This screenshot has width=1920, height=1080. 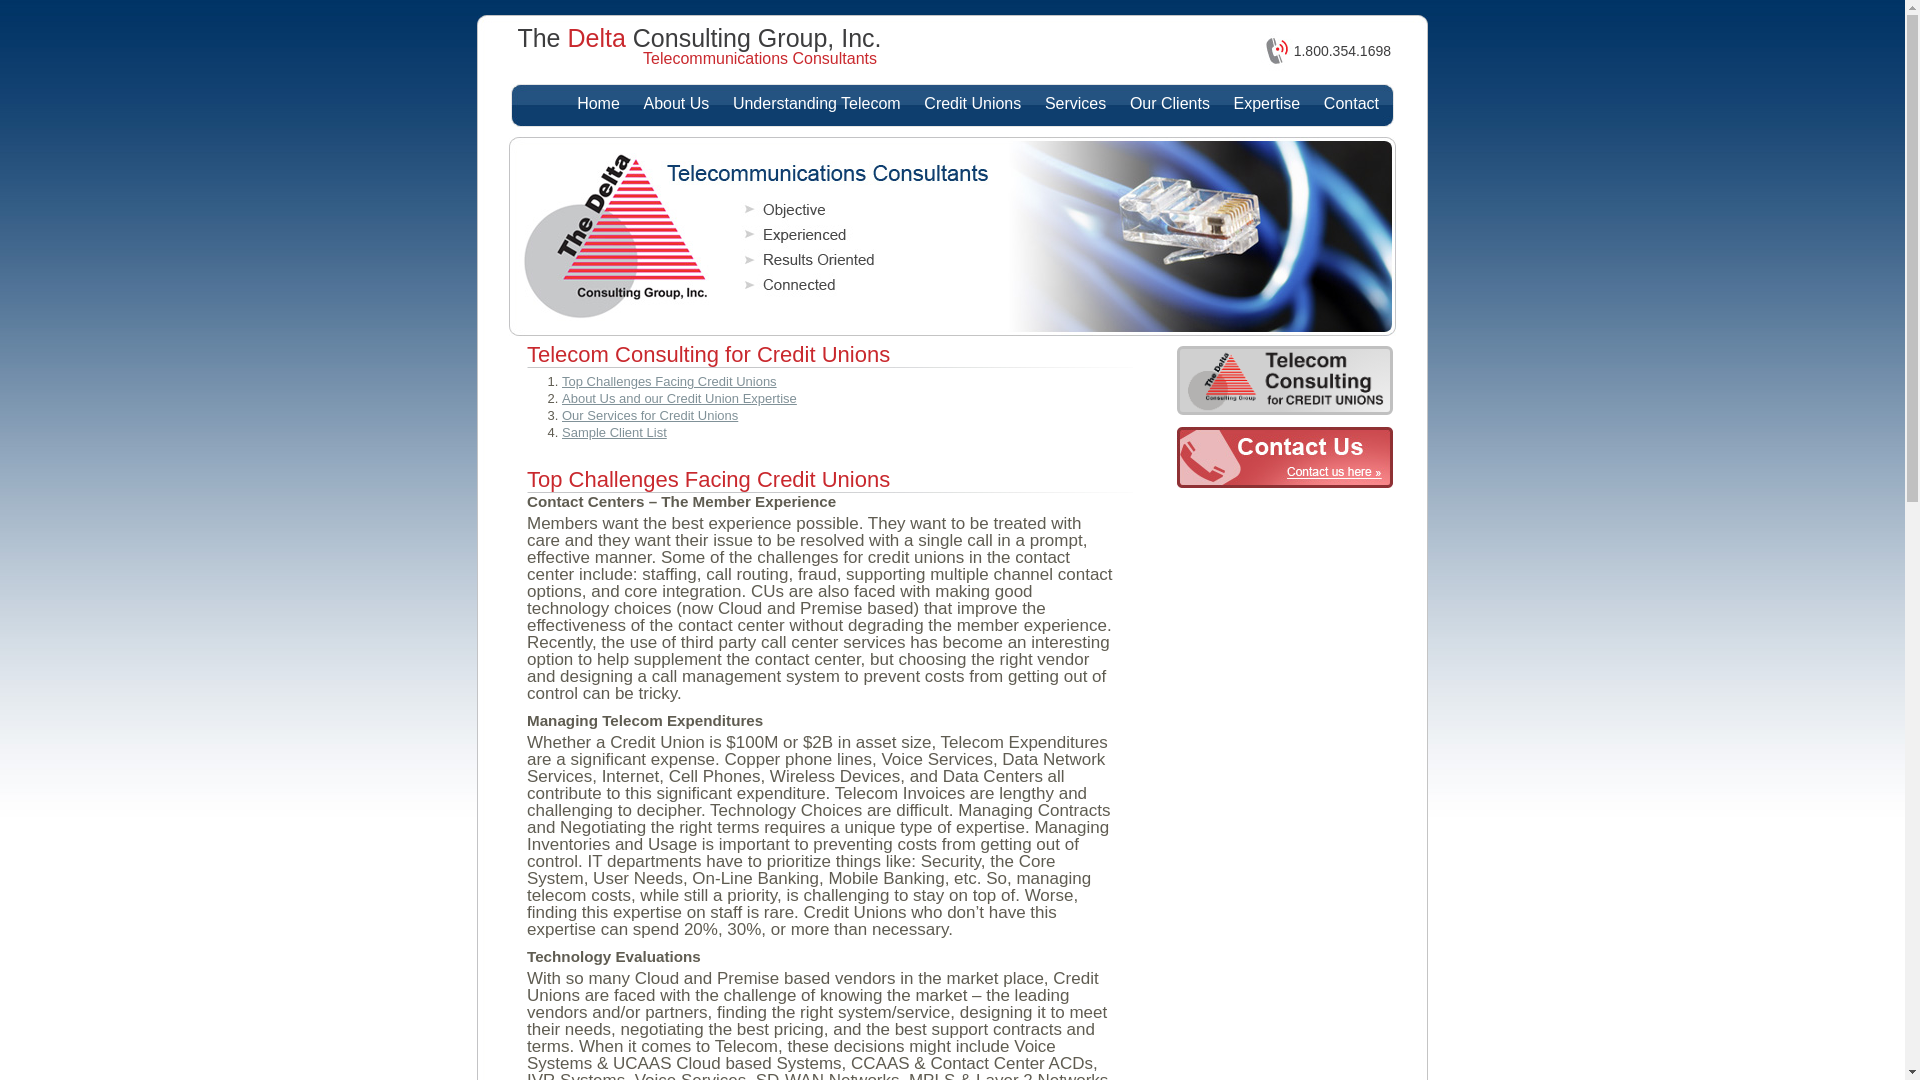 I want to click on 'Services', so click(x=1074, y=103).